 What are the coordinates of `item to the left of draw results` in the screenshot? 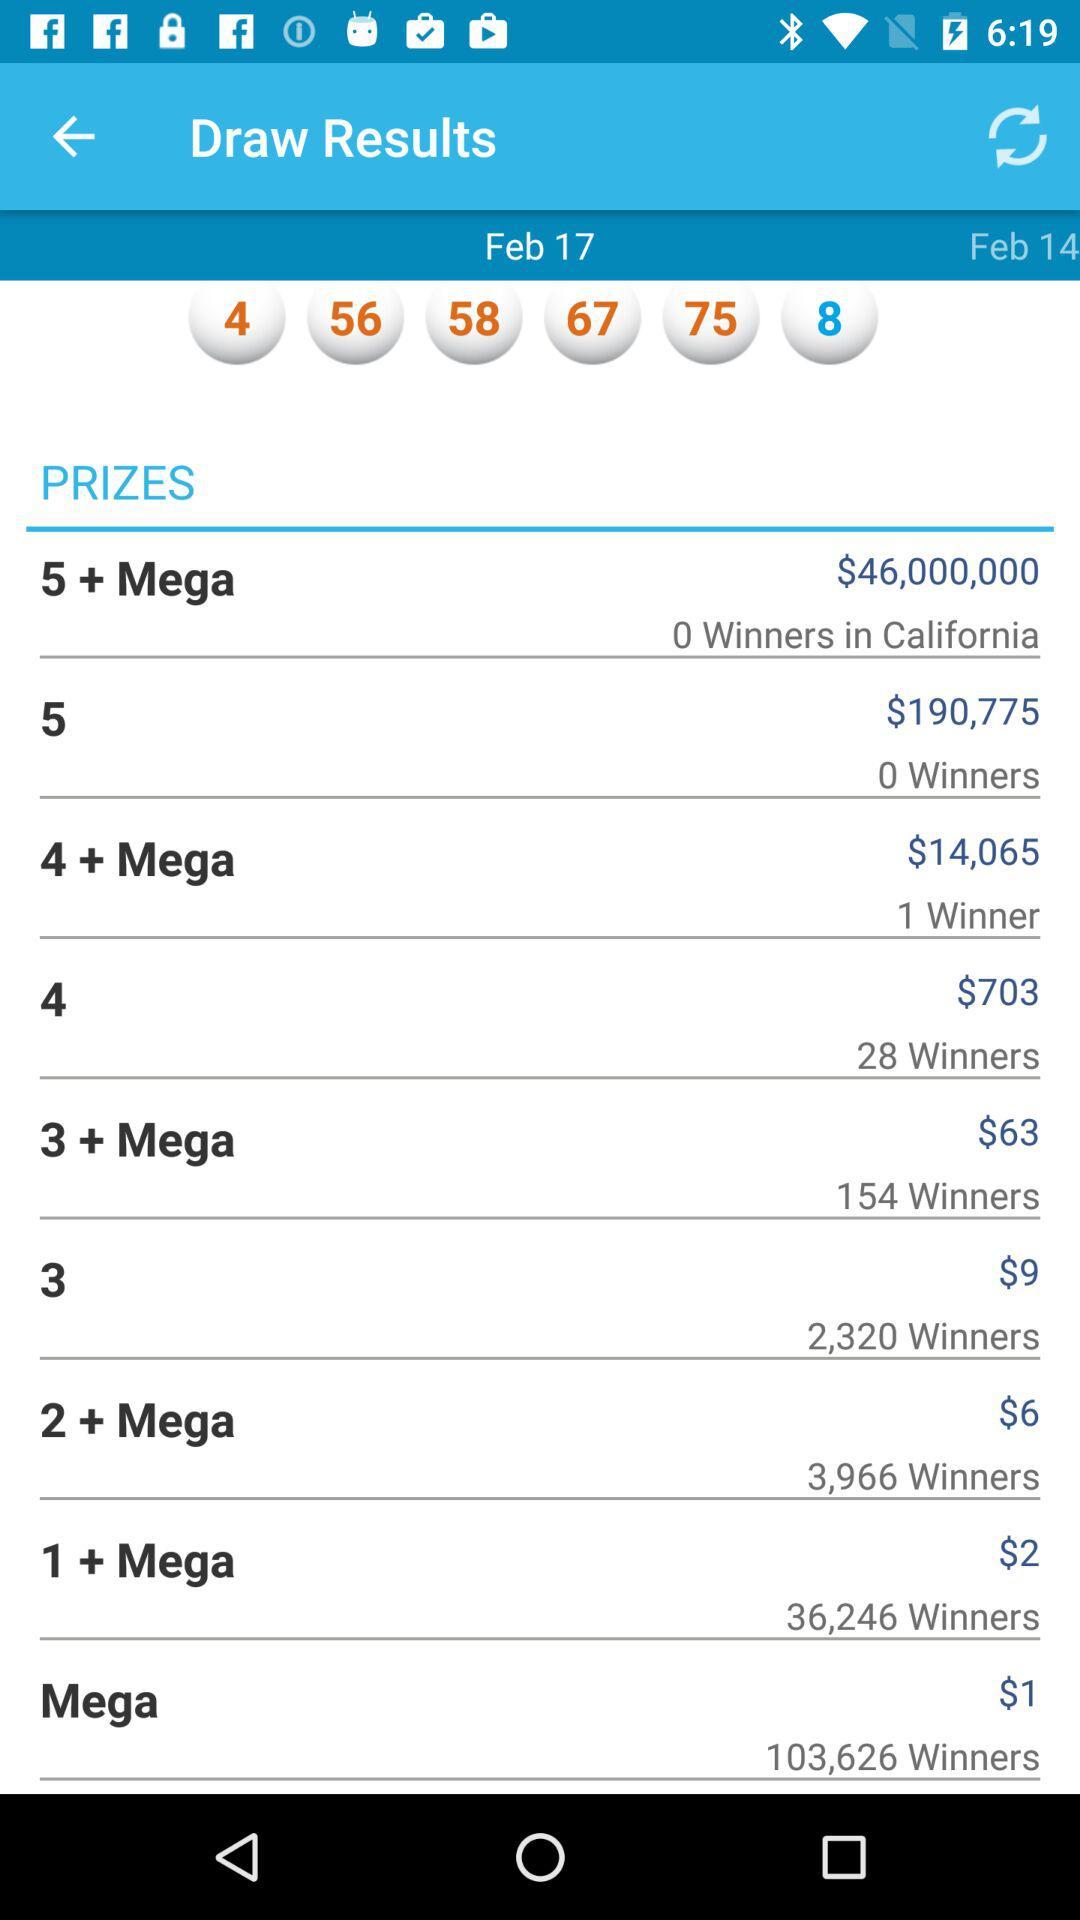 It's located at (72, 135).